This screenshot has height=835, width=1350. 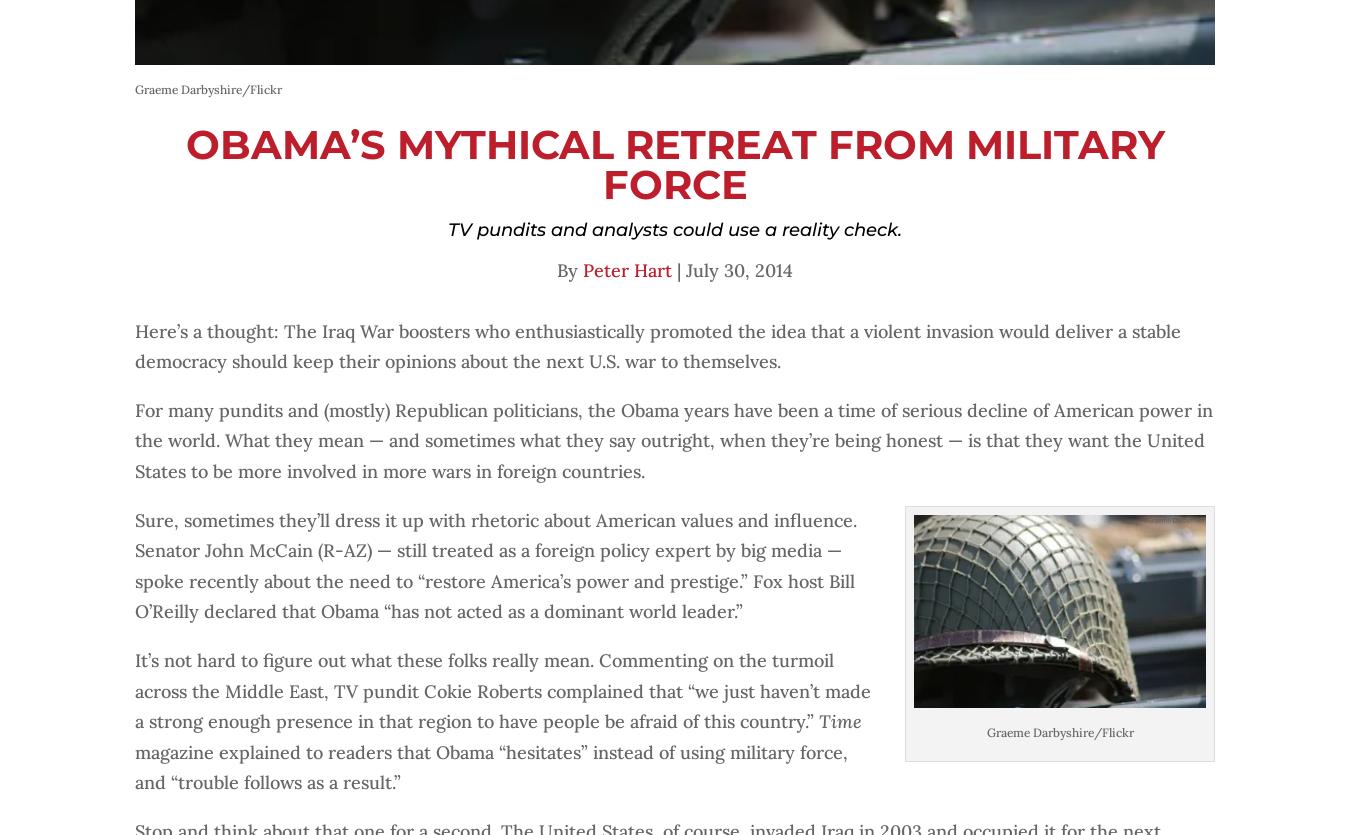 I want to click on 'TV pundits and analysts could use a reality check.', so click(x=675, y=229).